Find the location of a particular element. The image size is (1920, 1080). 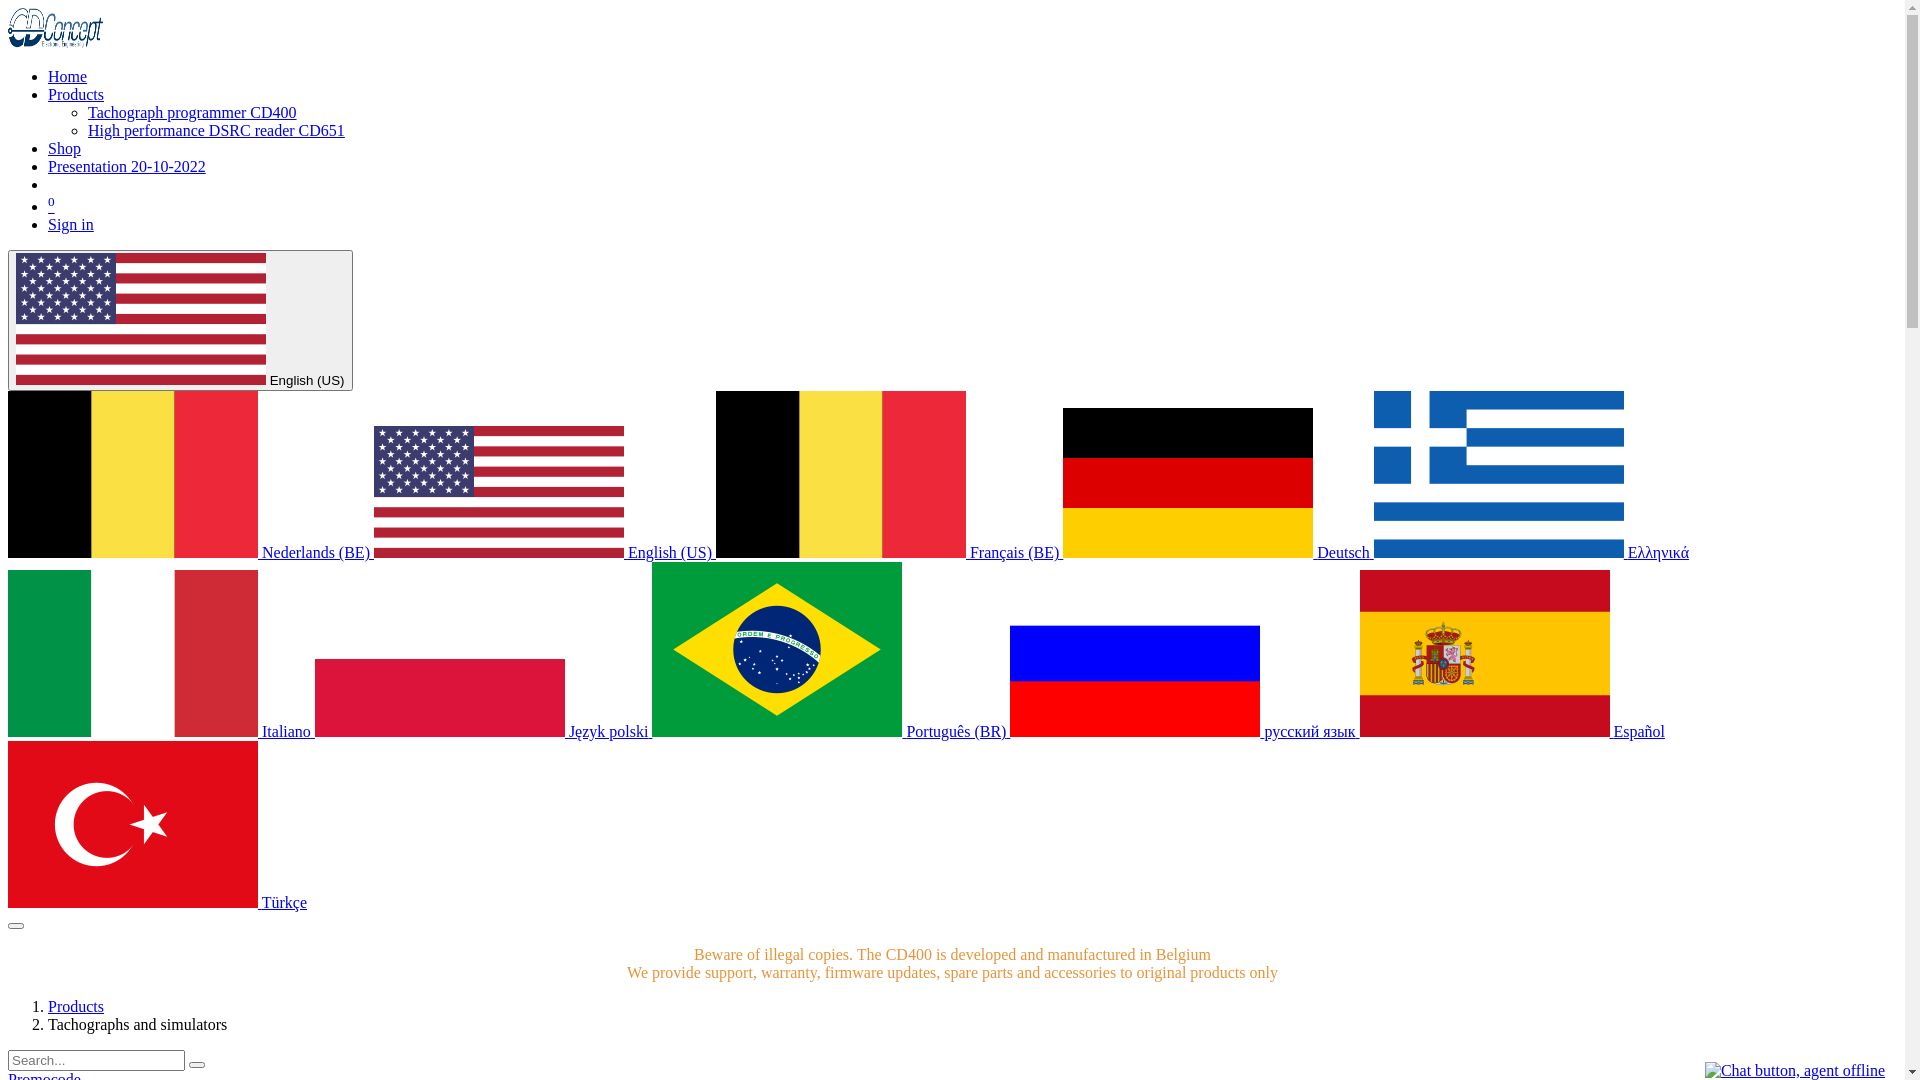

'High performance DSRC reader CD651' is located at coordinates (216, 130).